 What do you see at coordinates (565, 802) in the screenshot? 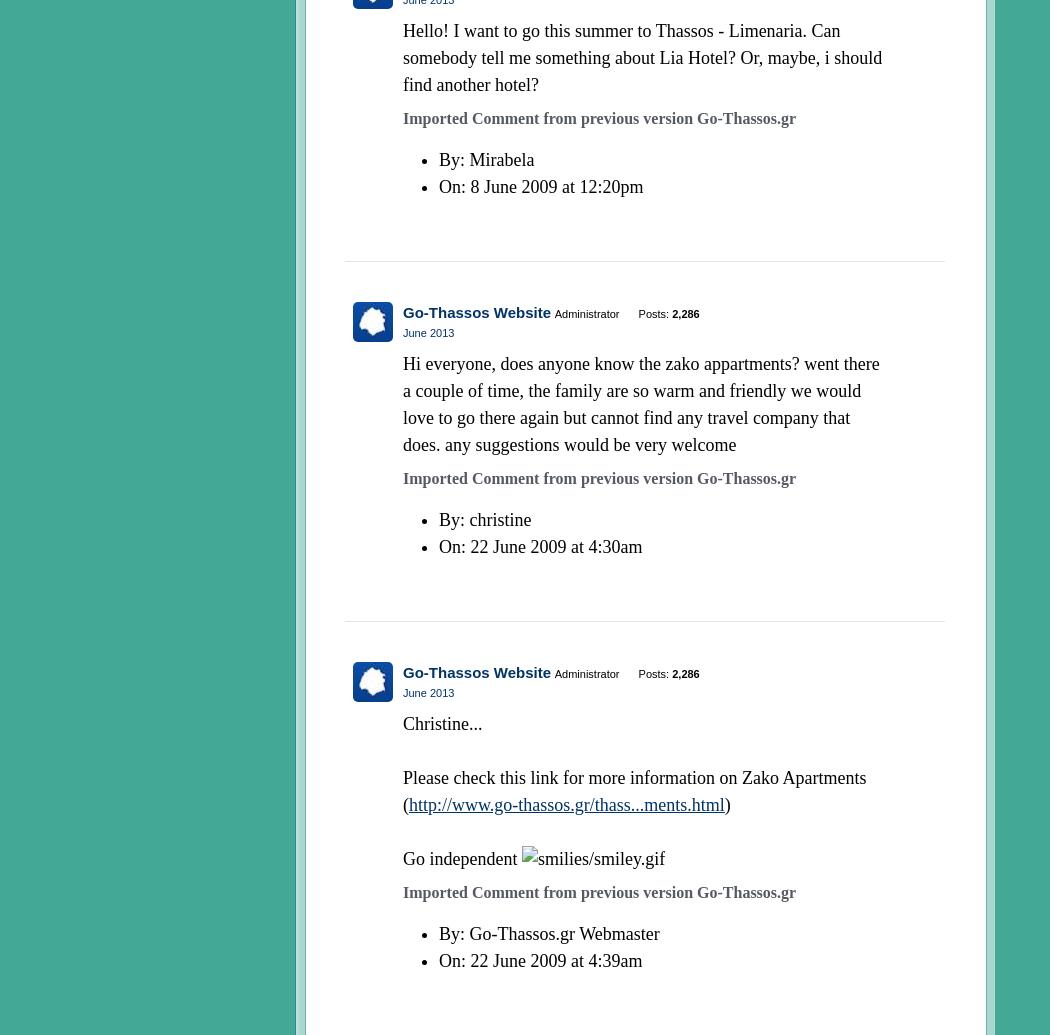
I see `'http://www.go-thassos.gr/thass...ments.html'` at bounding box center [565, 802].